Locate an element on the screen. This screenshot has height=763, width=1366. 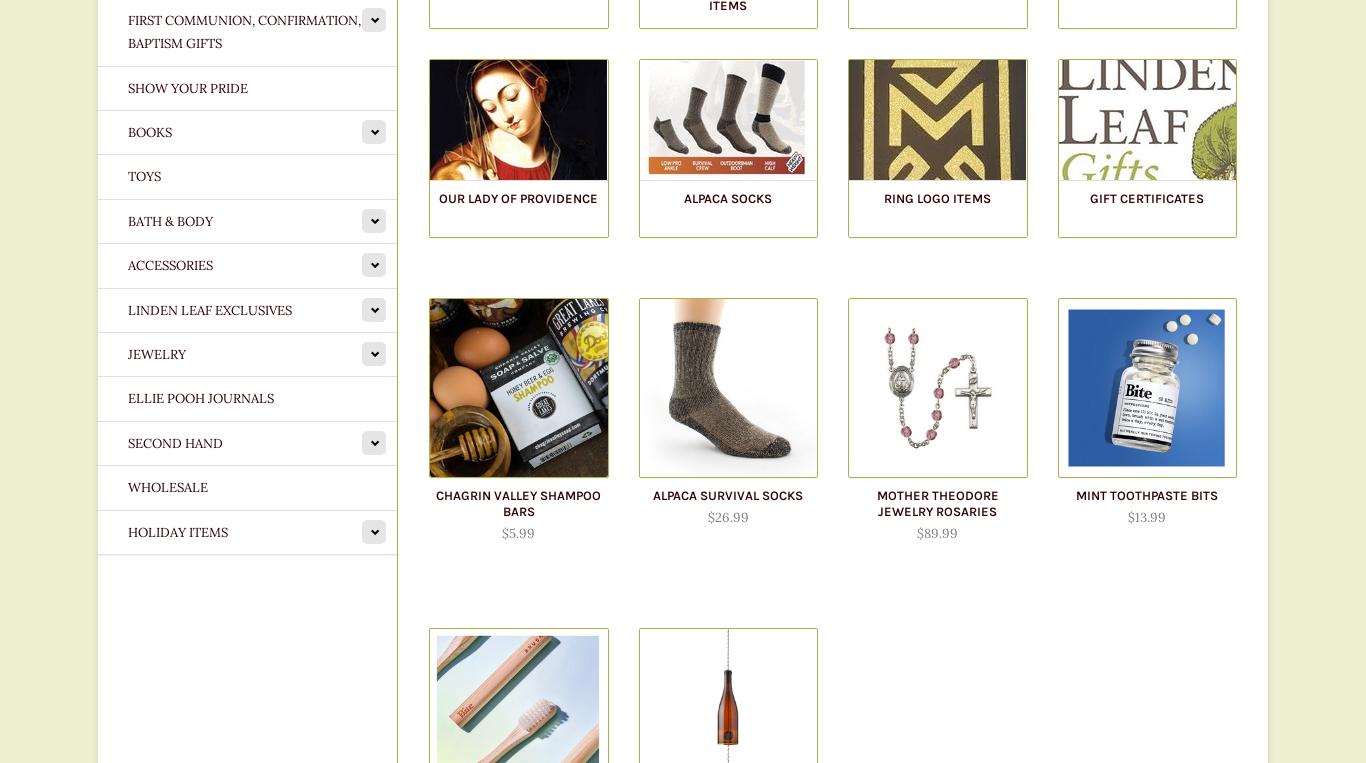
'$5.99' is located at coordinates (518, 532).